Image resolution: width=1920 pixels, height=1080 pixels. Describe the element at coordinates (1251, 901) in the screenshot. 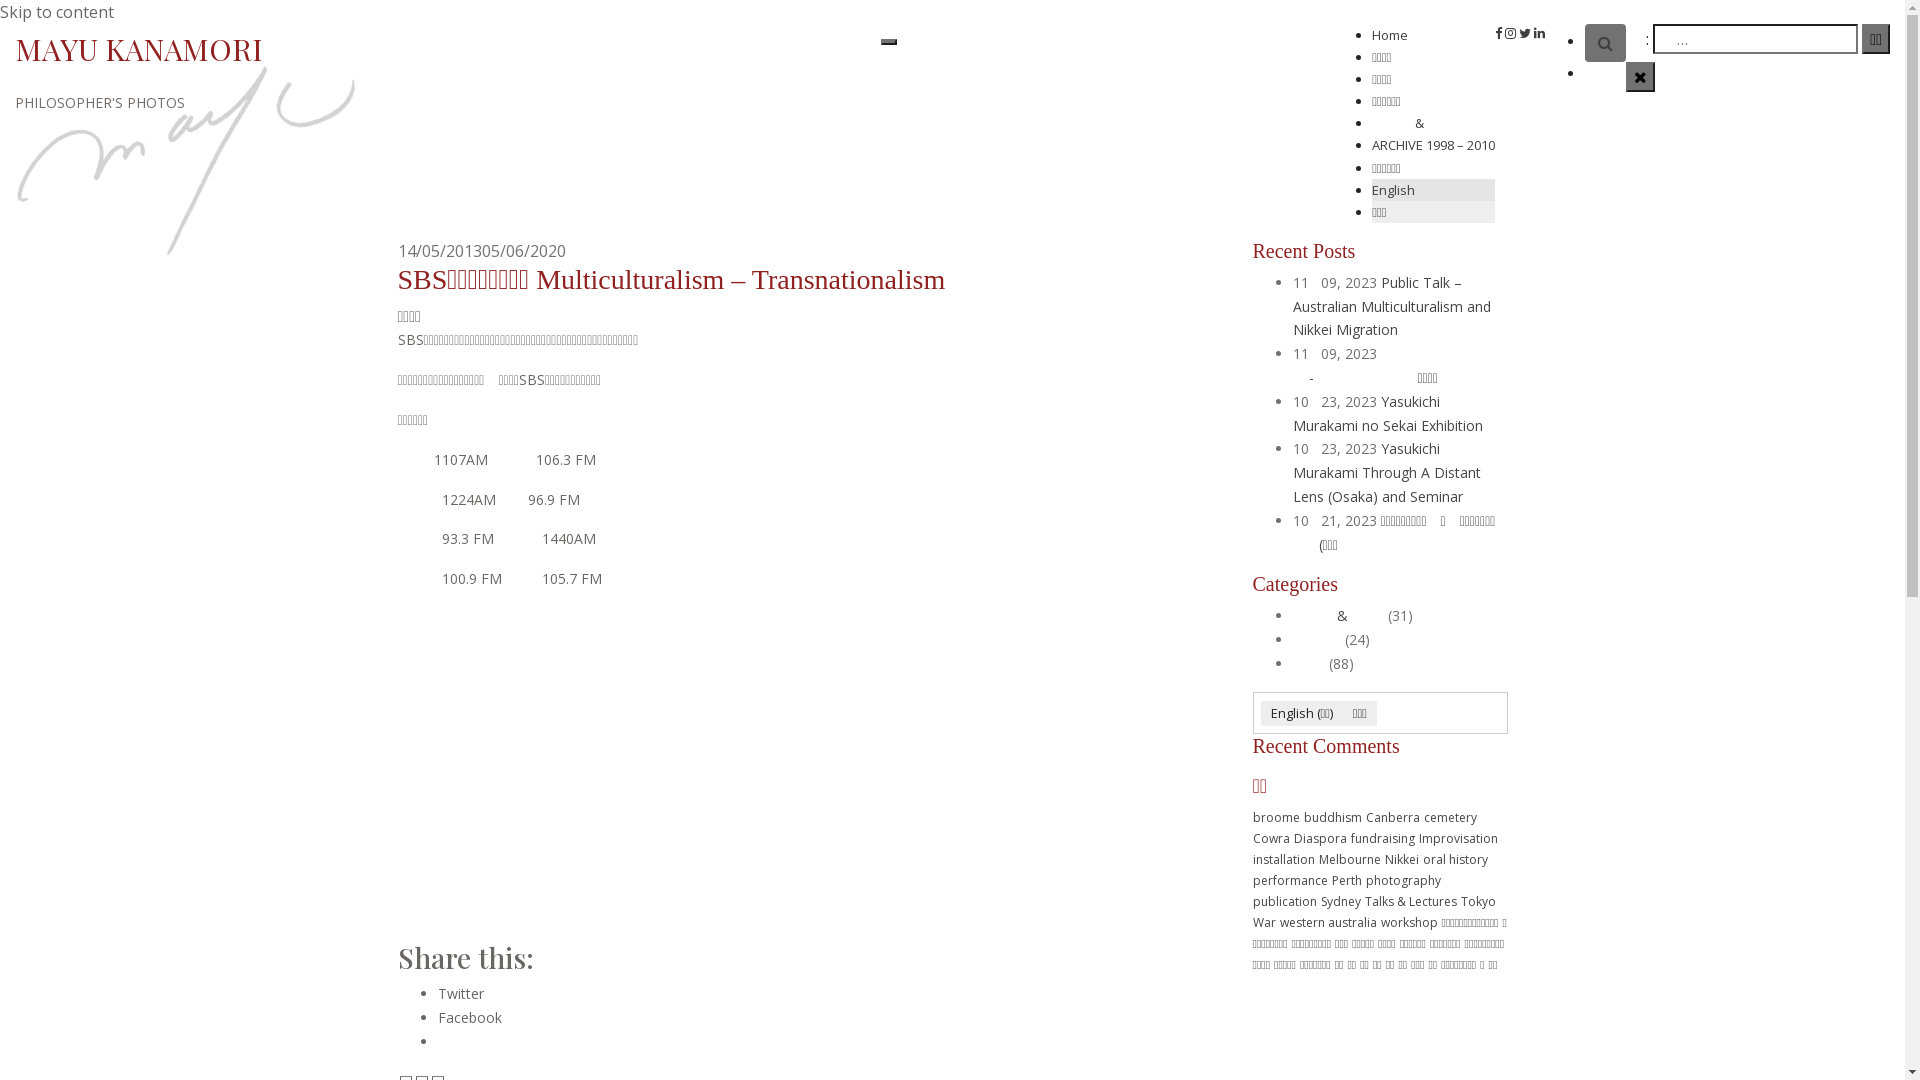

I see `'publication'` at that location.